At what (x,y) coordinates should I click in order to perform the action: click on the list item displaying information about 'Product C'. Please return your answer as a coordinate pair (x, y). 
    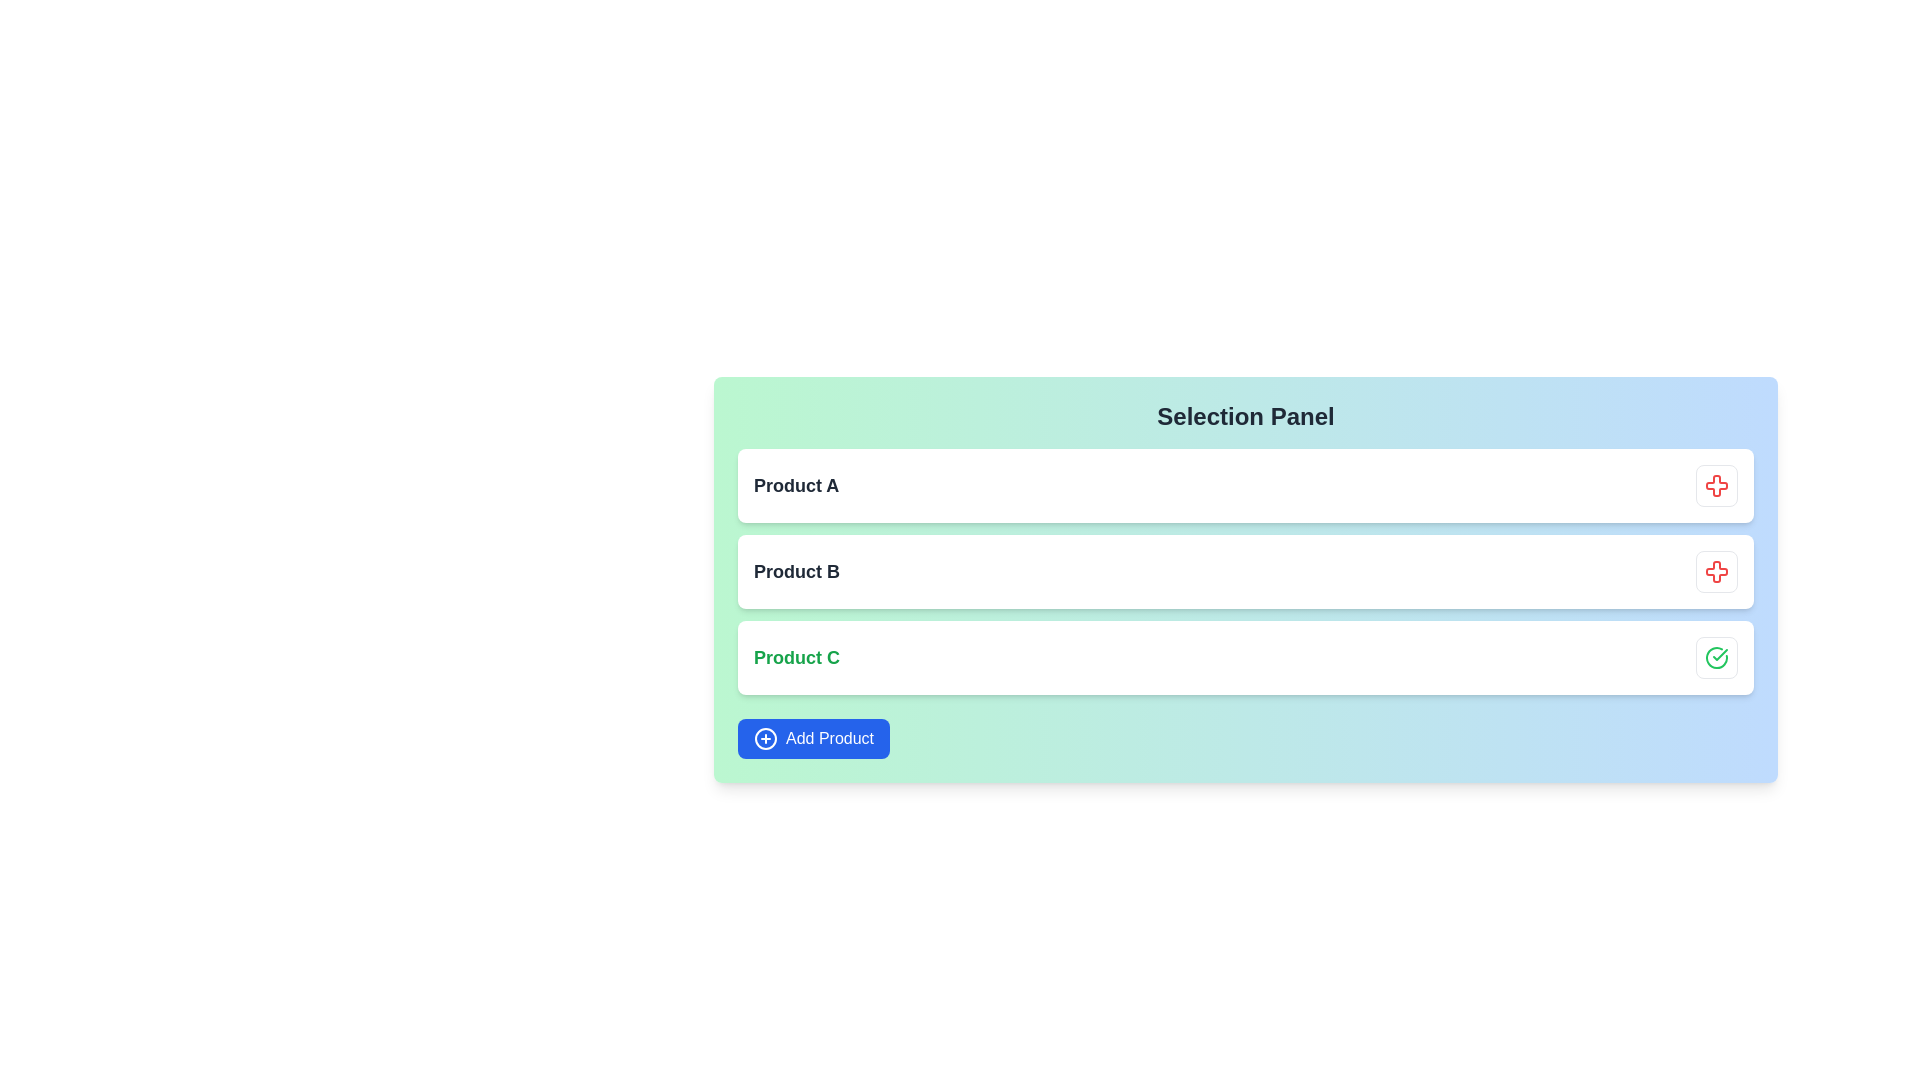
    Looking at the image, I should click on (1245, 658).